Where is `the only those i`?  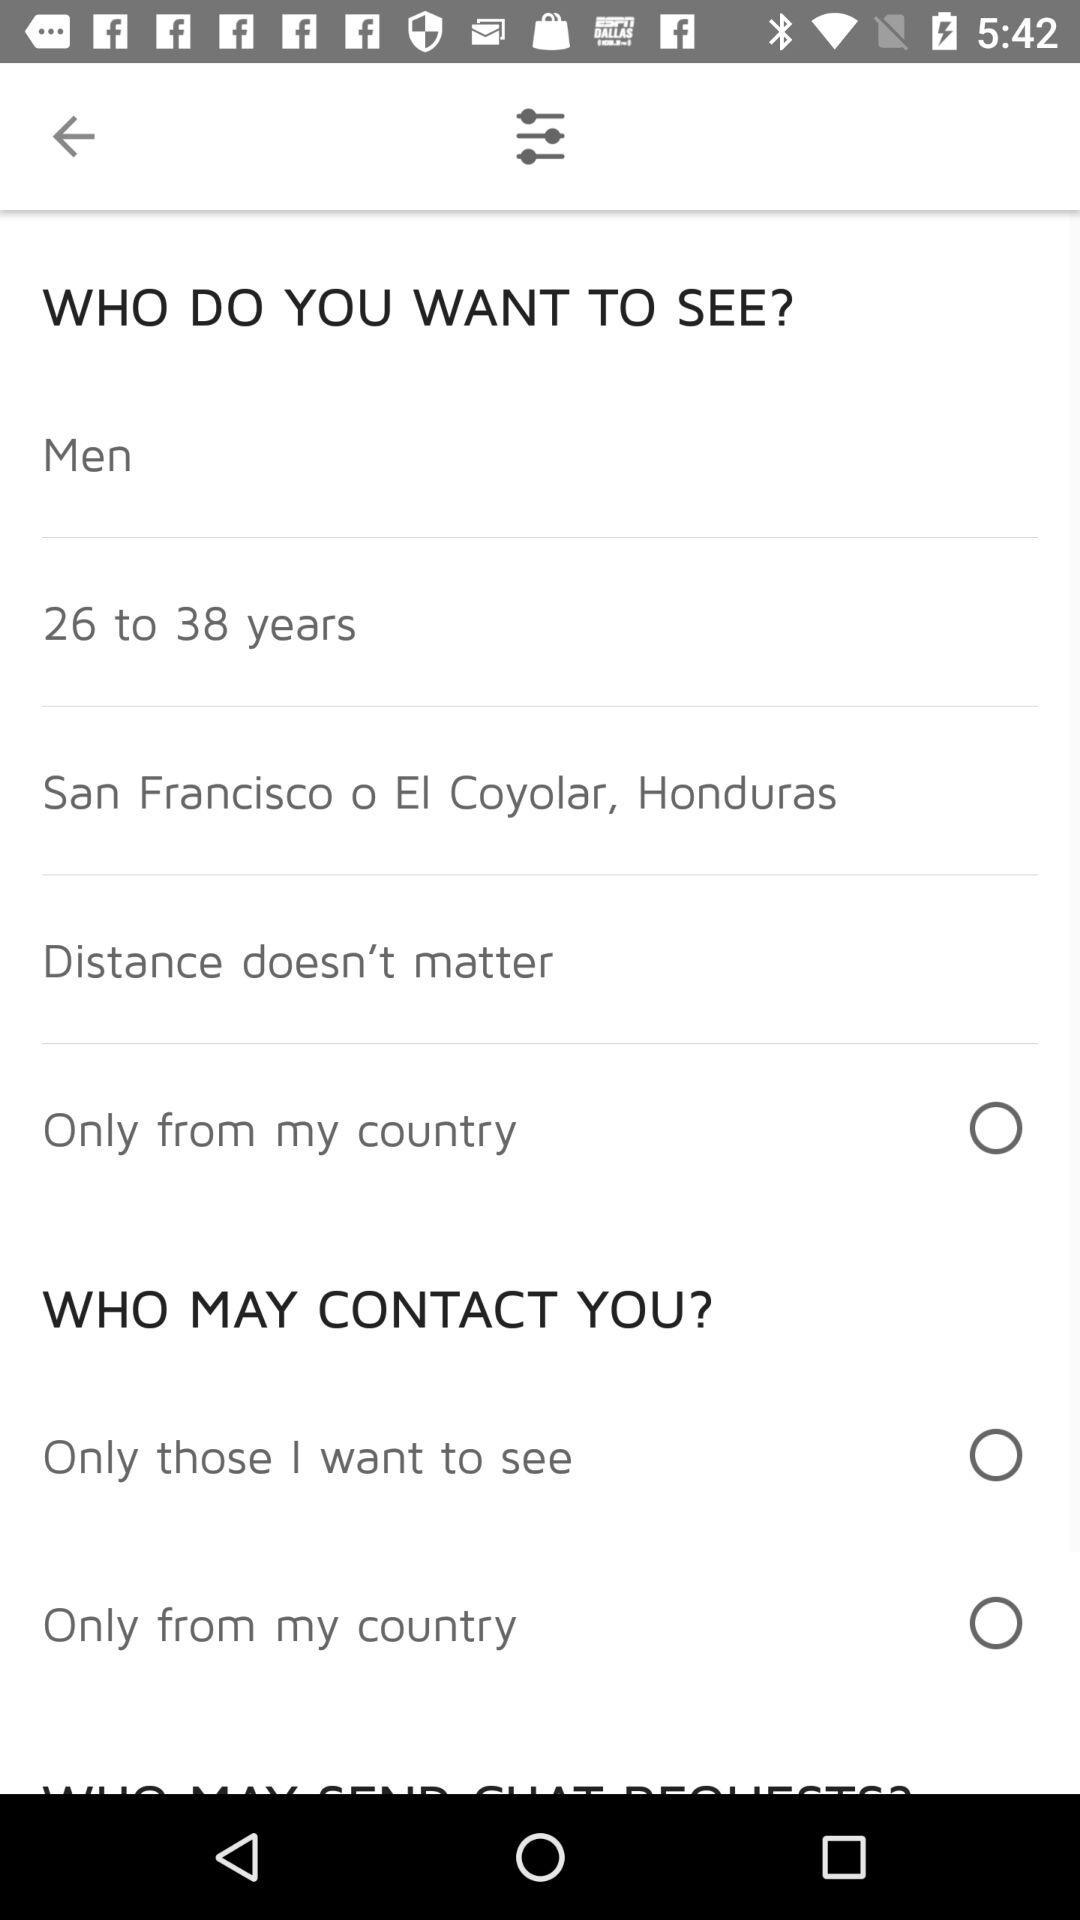
the only those i is located at coordinates (307, 1454).